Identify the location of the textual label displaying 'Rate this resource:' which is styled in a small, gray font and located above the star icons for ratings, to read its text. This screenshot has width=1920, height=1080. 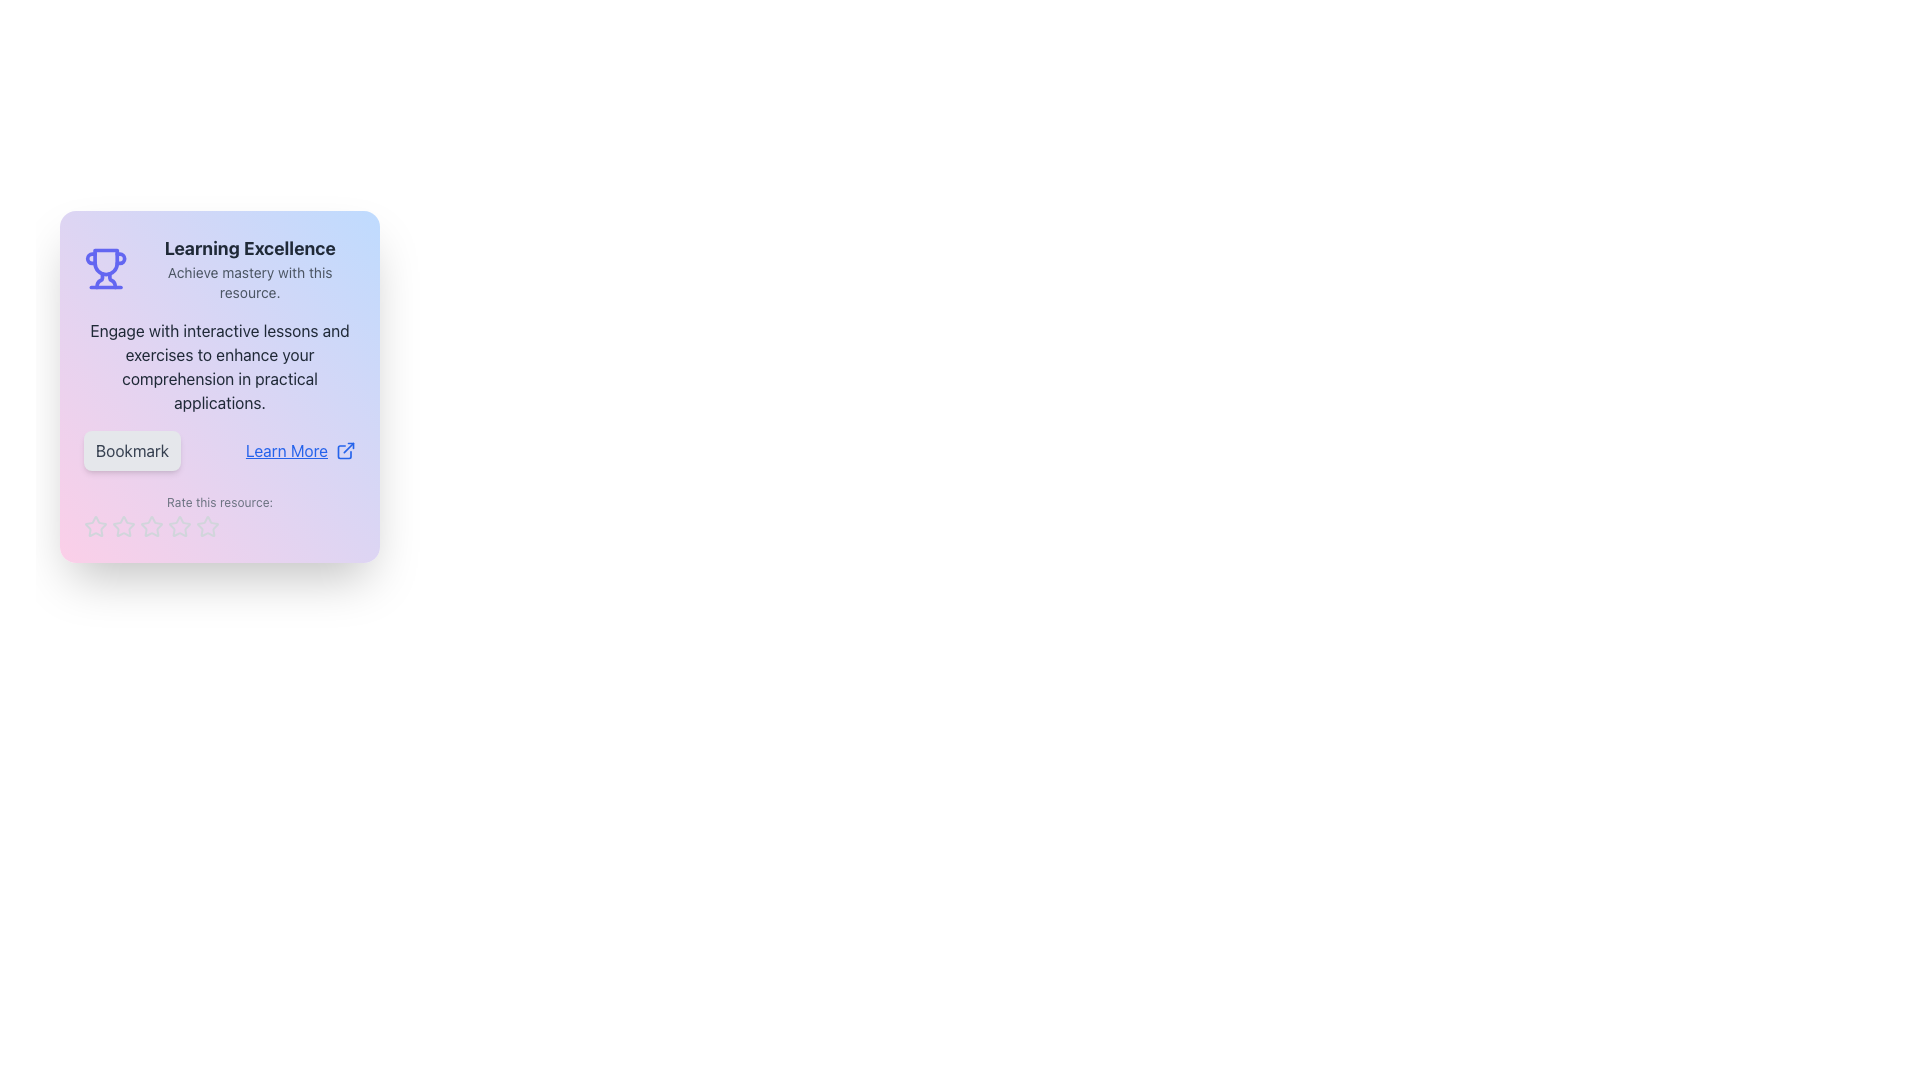
(220, 501).